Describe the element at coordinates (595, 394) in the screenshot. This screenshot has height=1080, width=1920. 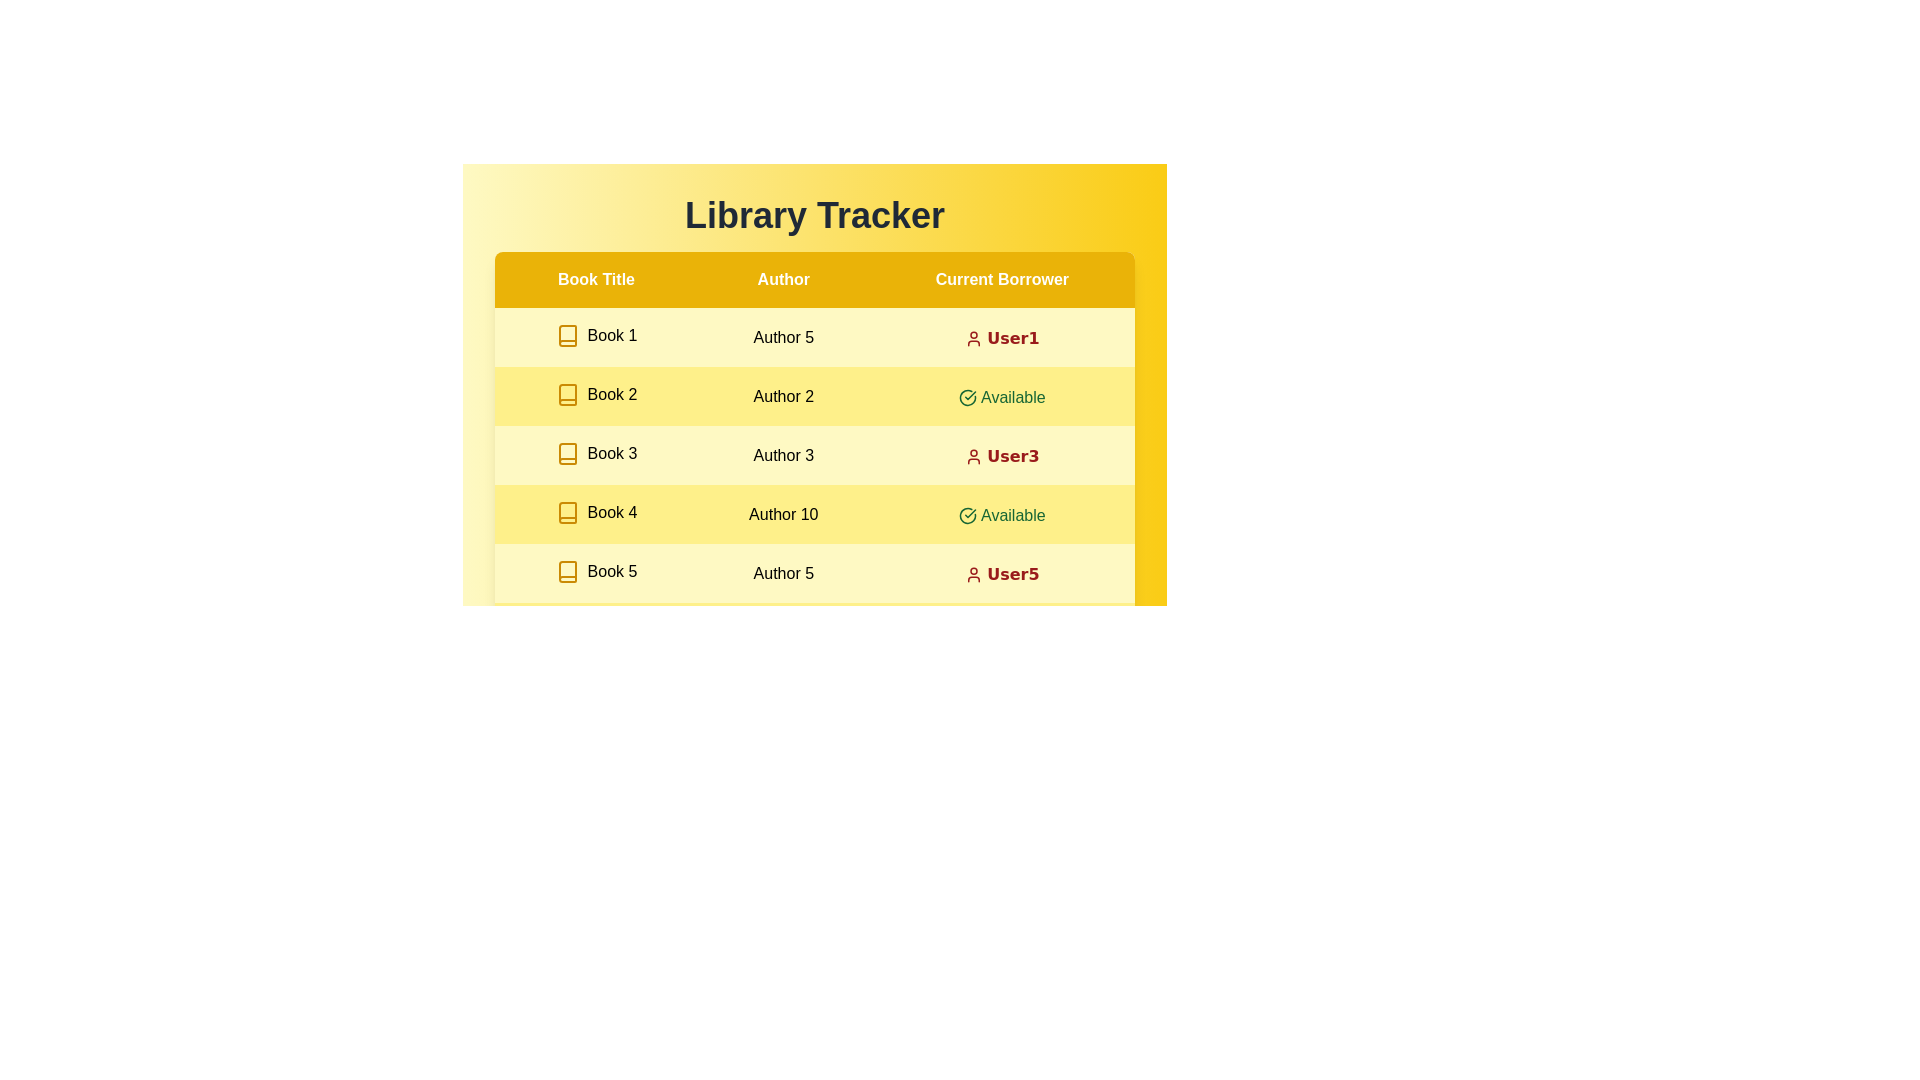
I see `the book title Book 2 to inspect its details` at that location.